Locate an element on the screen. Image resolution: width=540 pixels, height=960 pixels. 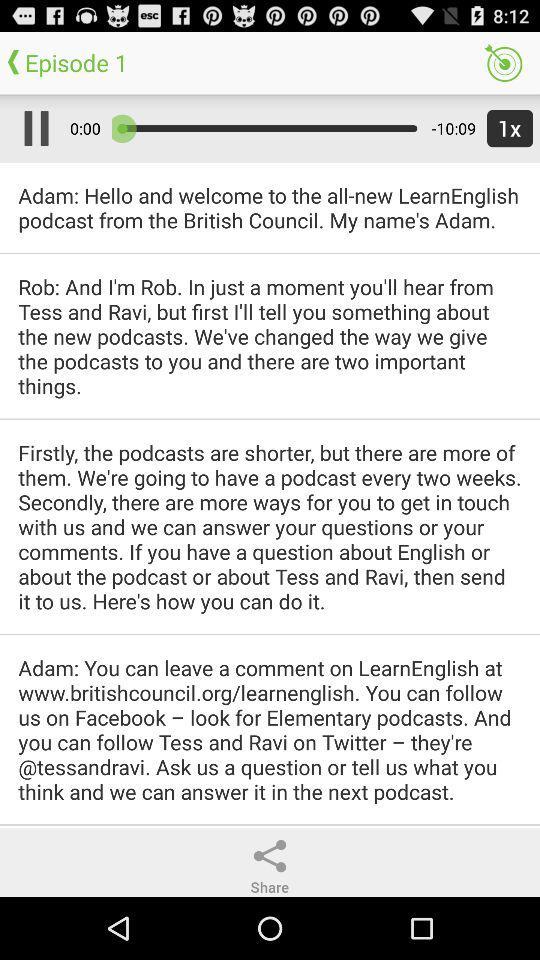
icon to the right of the -10:09 icon is located at coordinates (505, 127).